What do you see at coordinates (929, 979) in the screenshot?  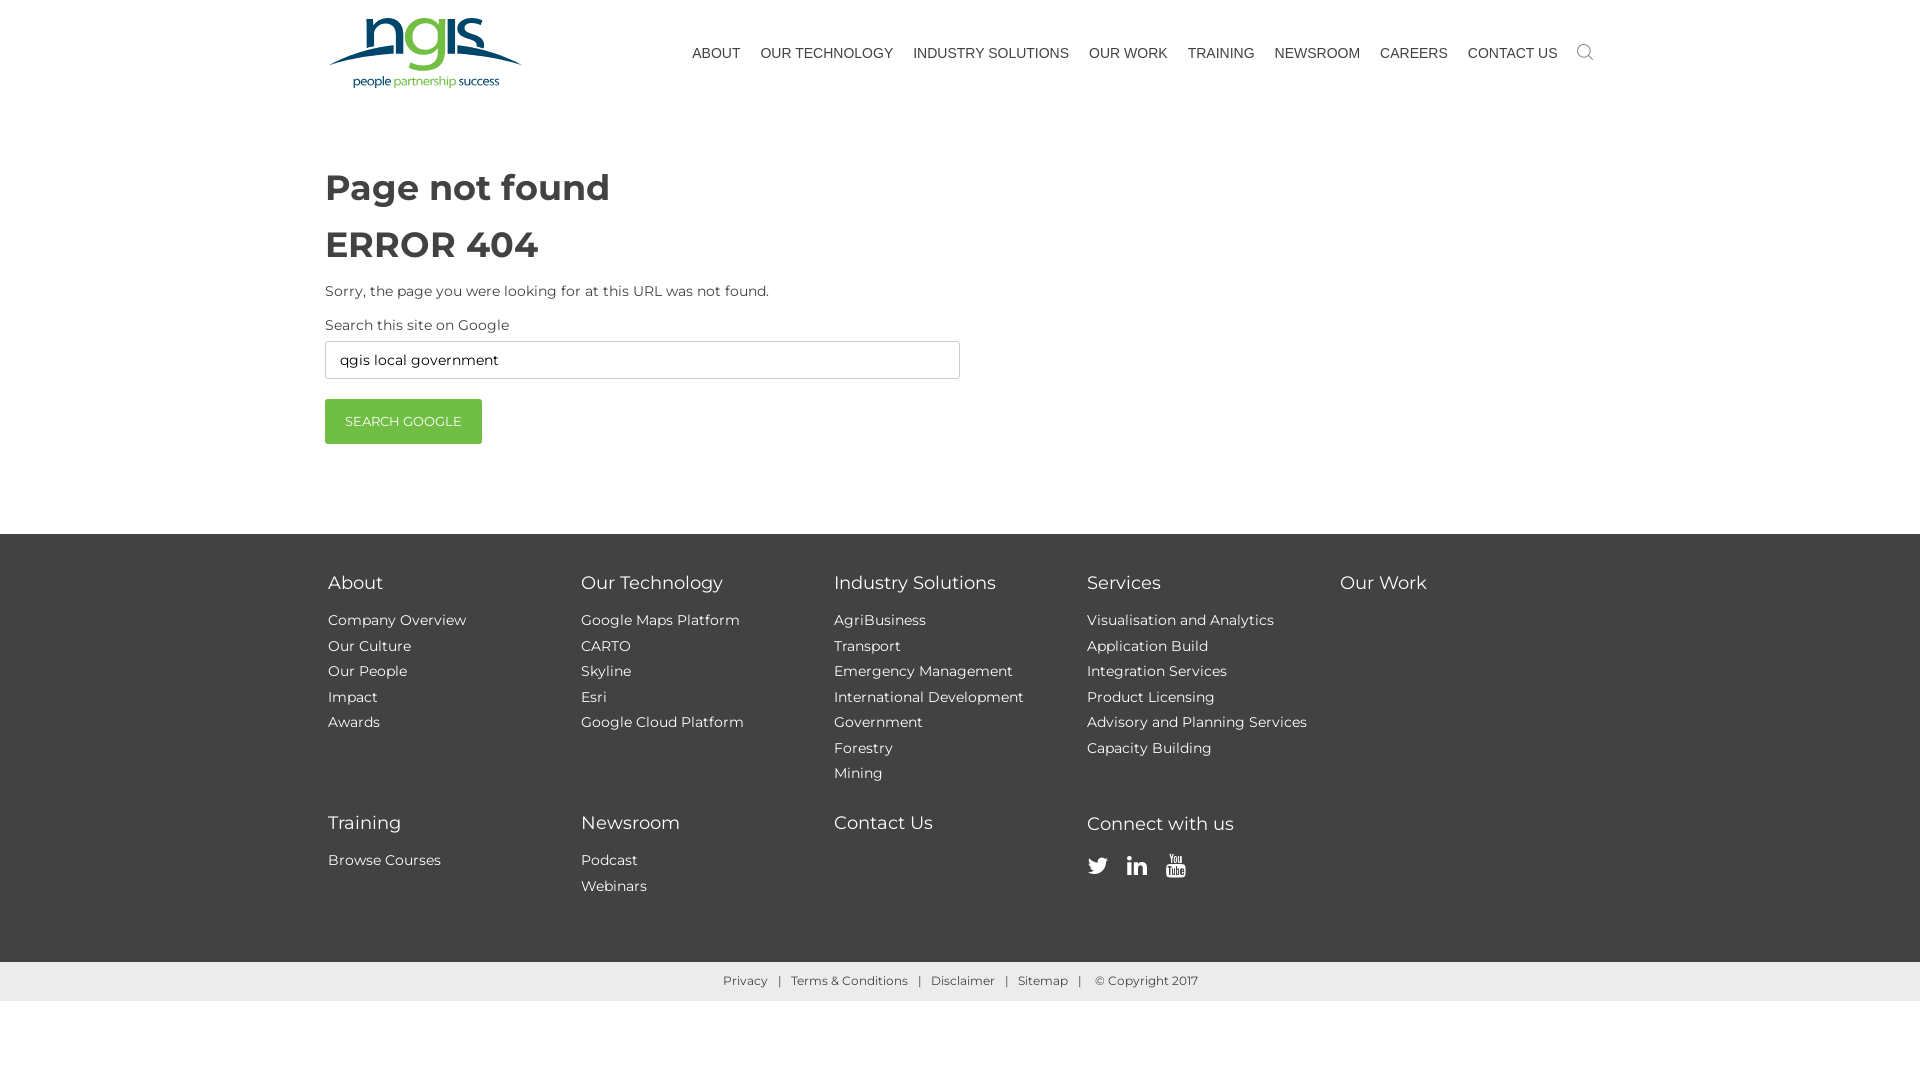 I see `'Disclaimer'` at bounding box center [929, 979].